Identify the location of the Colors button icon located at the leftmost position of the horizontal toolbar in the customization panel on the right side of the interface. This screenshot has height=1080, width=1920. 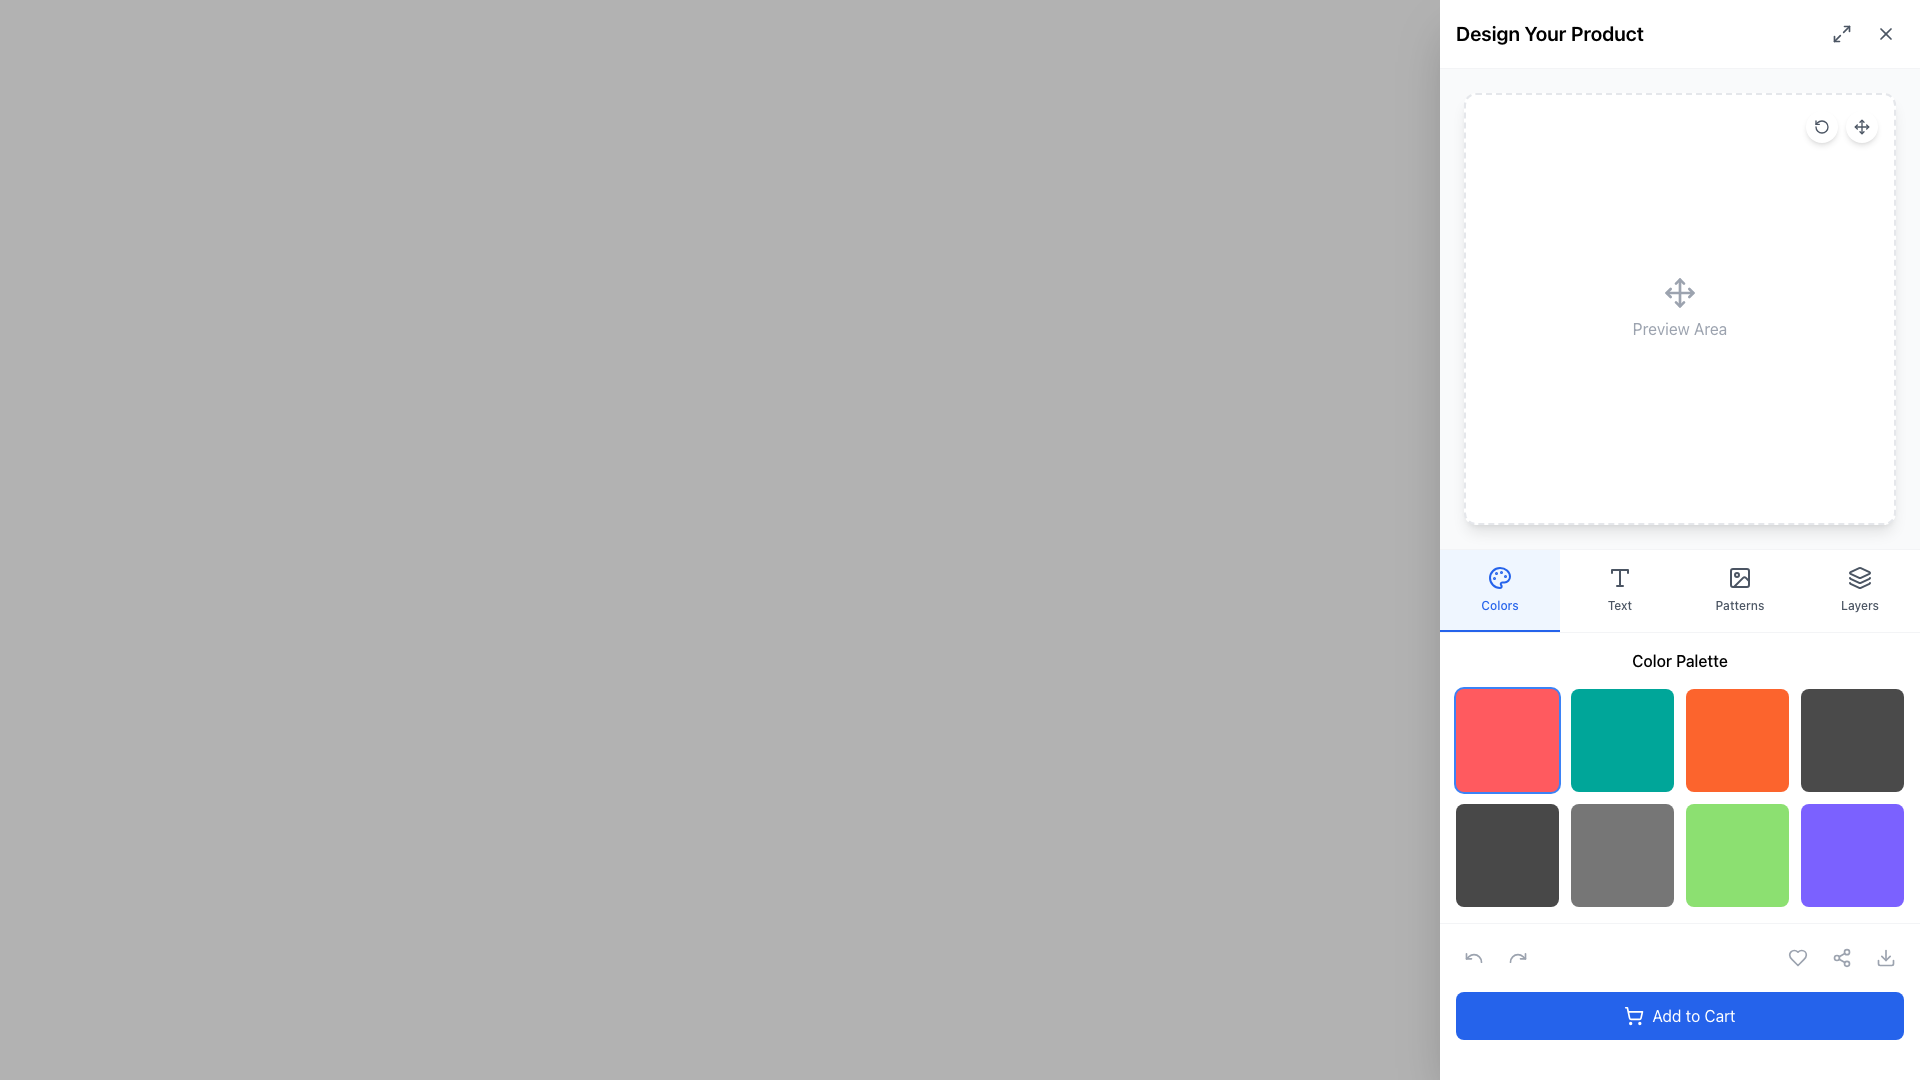
(1499, 578).